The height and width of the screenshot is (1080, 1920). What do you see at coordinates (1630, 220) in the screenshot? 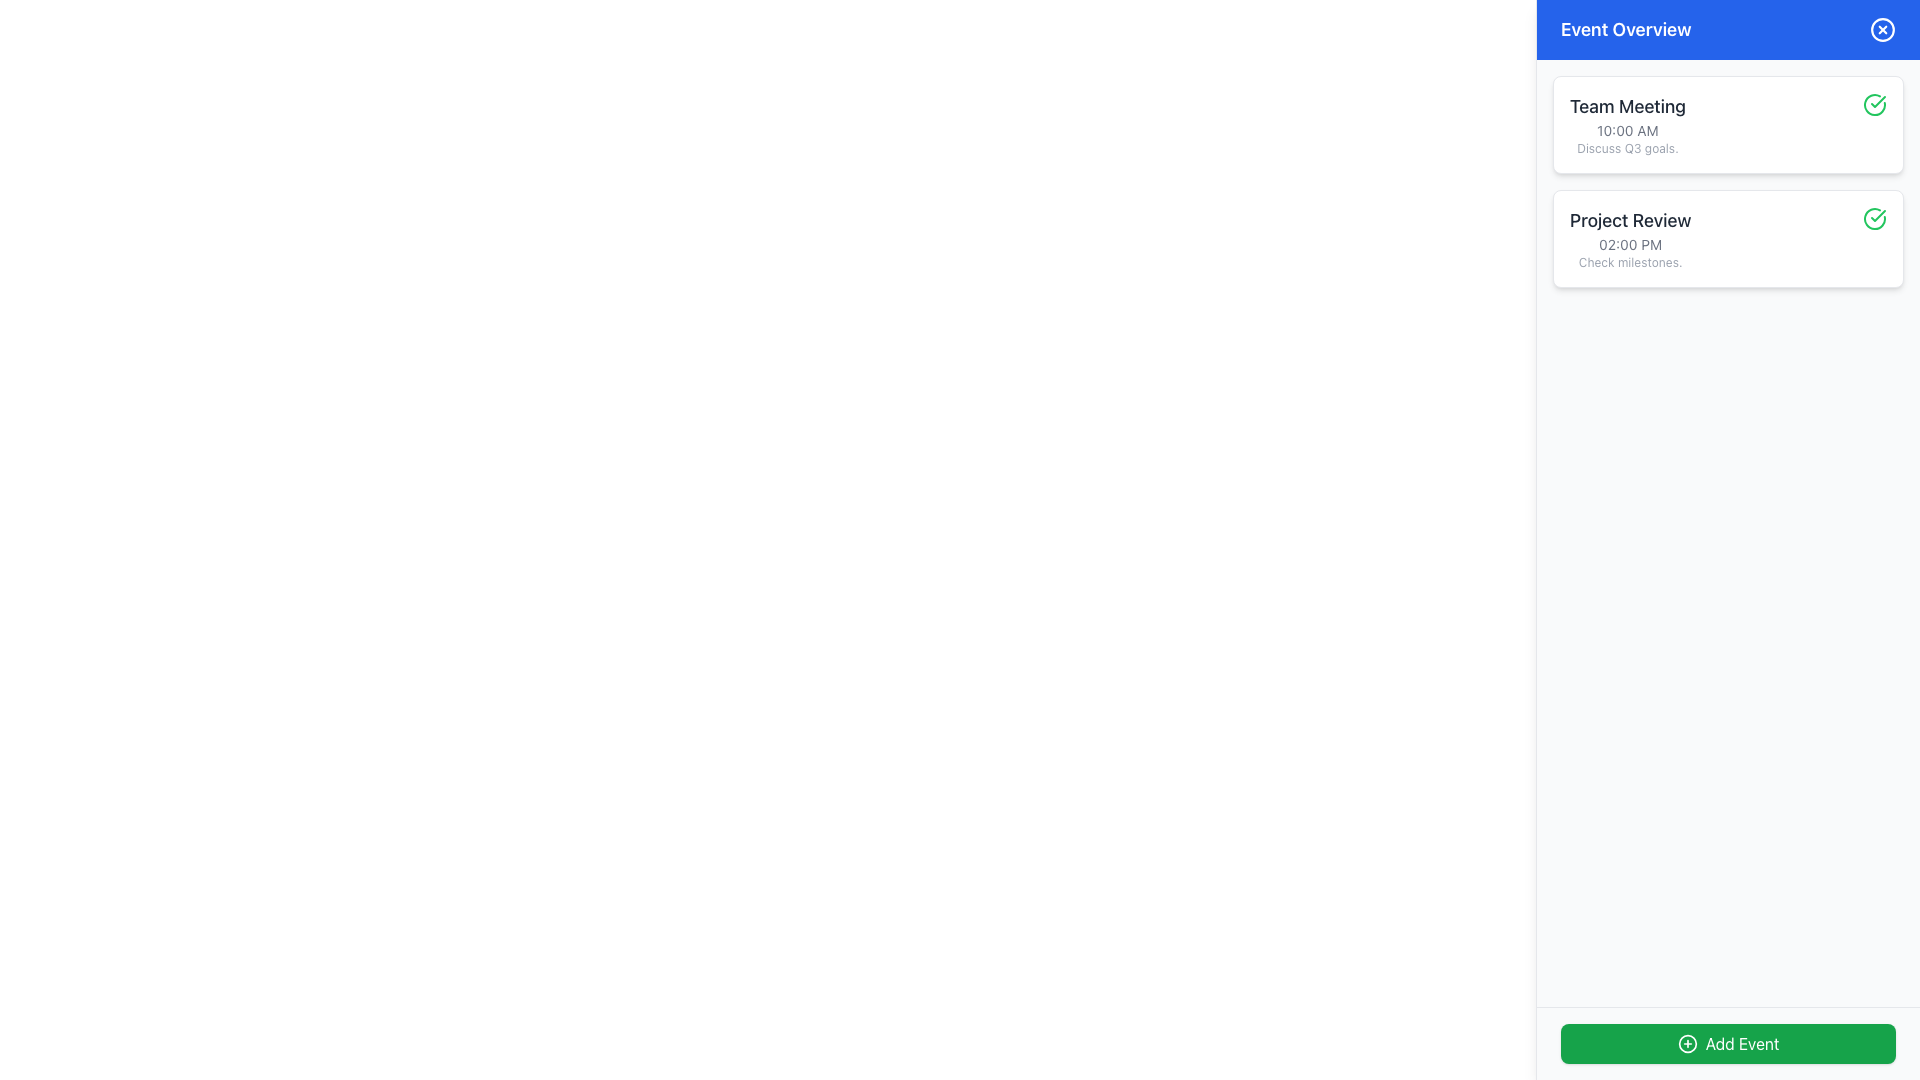
I see `the static text element that serves as the title for the scheduled event located in the second event listed under the 'Event Overview' panel` at bounding box center [1630, 220].